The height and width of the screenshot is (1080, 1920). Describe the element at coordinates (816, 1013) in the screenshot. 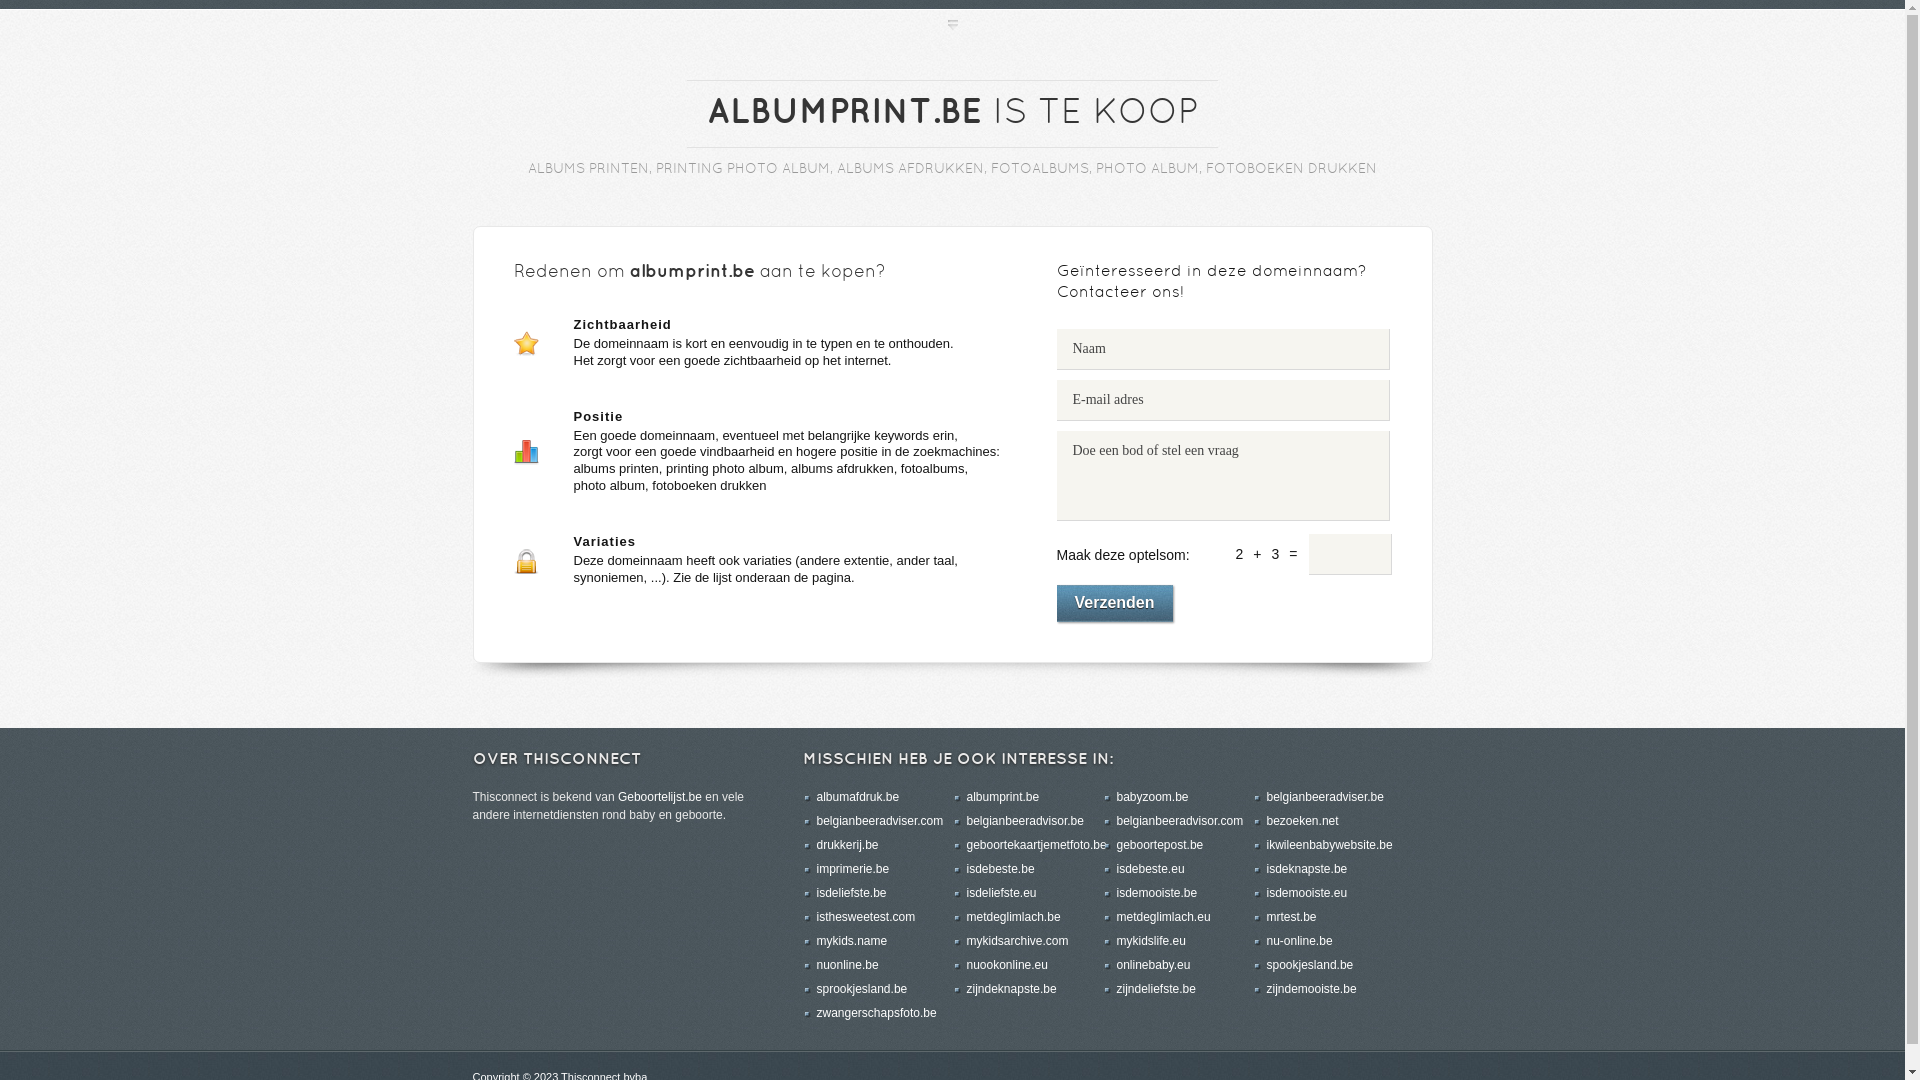

I see `'zwangerschapsfoto.be'` at that location.